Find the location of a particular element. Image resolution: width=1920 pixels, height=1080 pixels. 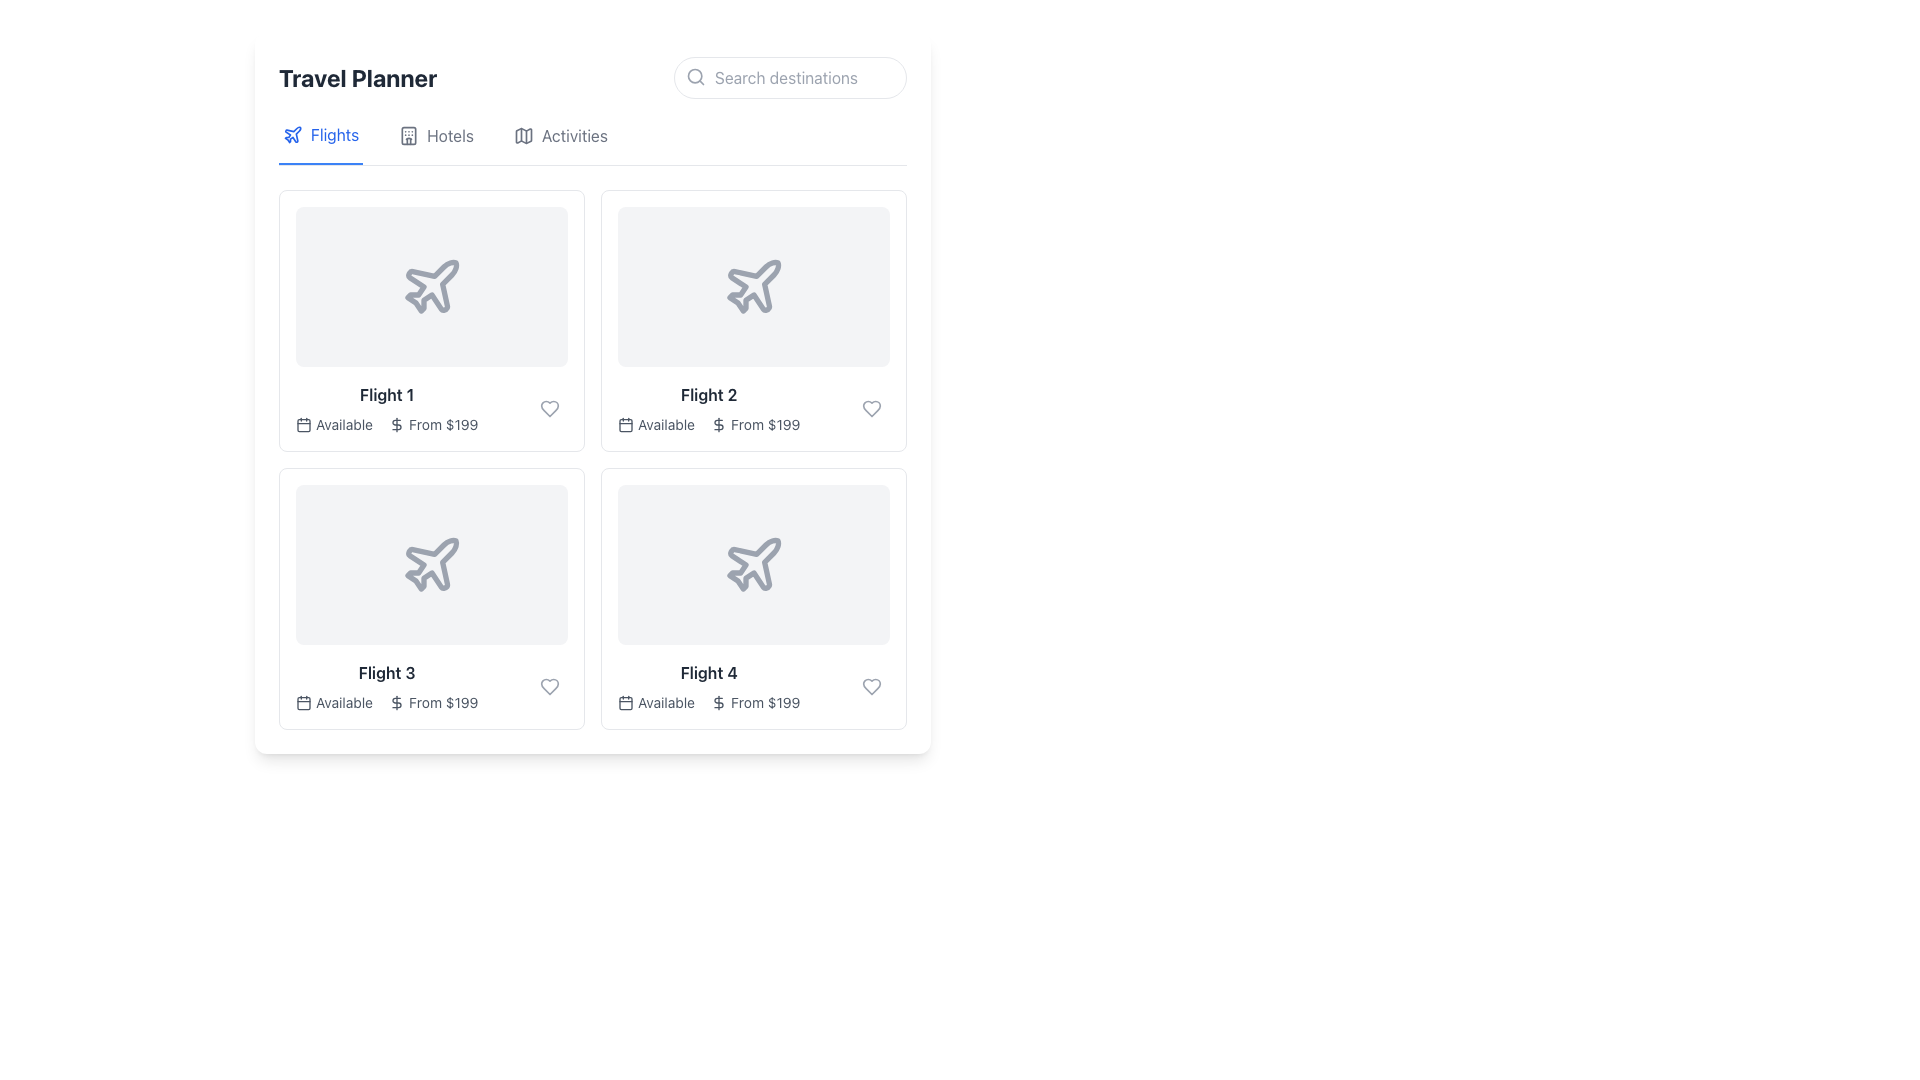

the text label displaying 'Flight 2', which is located under the airplane icon in the second flight's box of the grid is located at coordinates (709, 394).